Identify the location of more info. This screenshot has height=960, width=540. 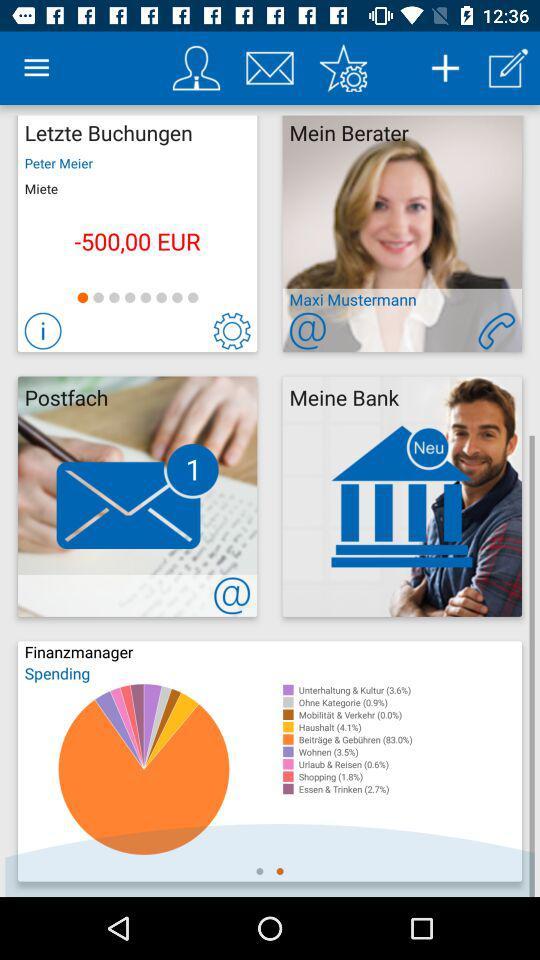
(43, 331).